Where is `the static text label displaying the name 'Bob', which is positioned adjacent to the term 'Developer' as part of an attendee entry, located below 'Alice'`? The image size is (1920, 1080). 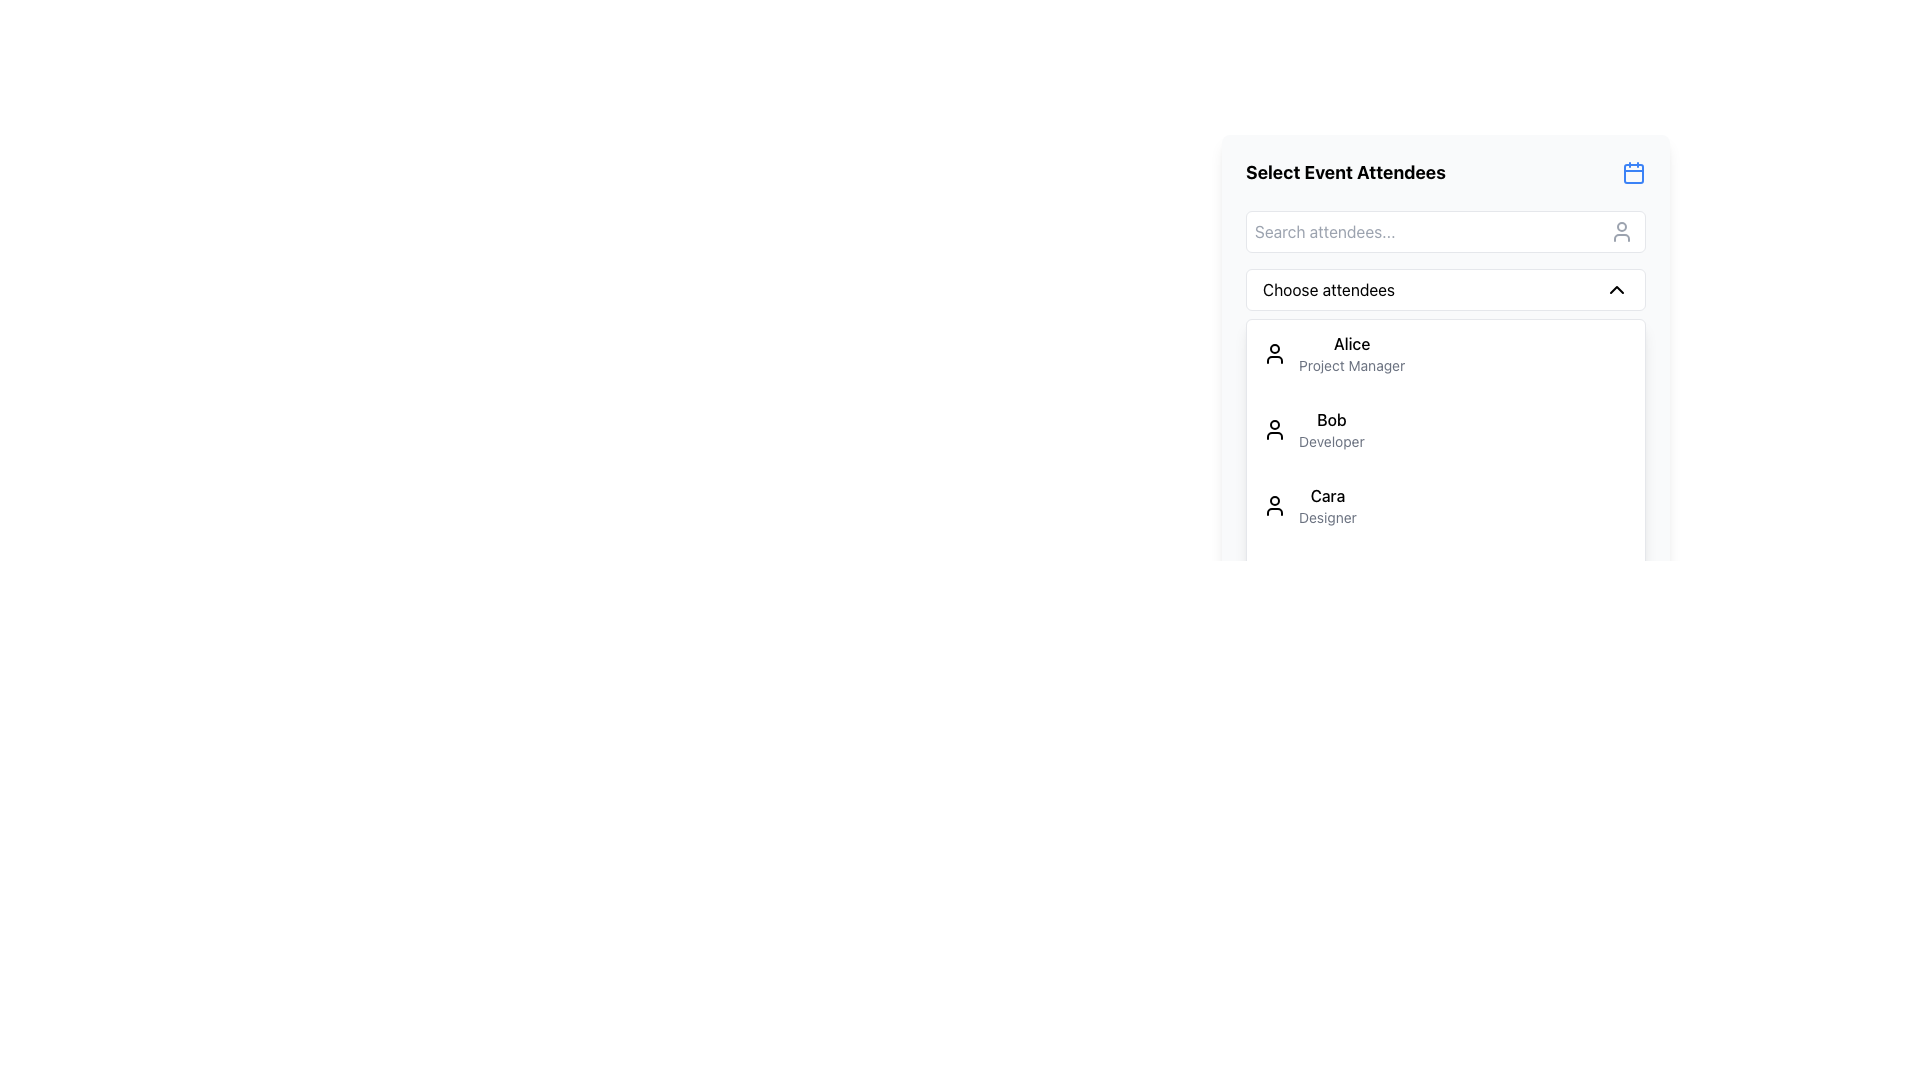 the static text label displaying the name 'Bob', which is positioned adjacent to the term 'Developer' as part of an attendee entry, located below 'Alice' is located at coordinates (1331, 419).